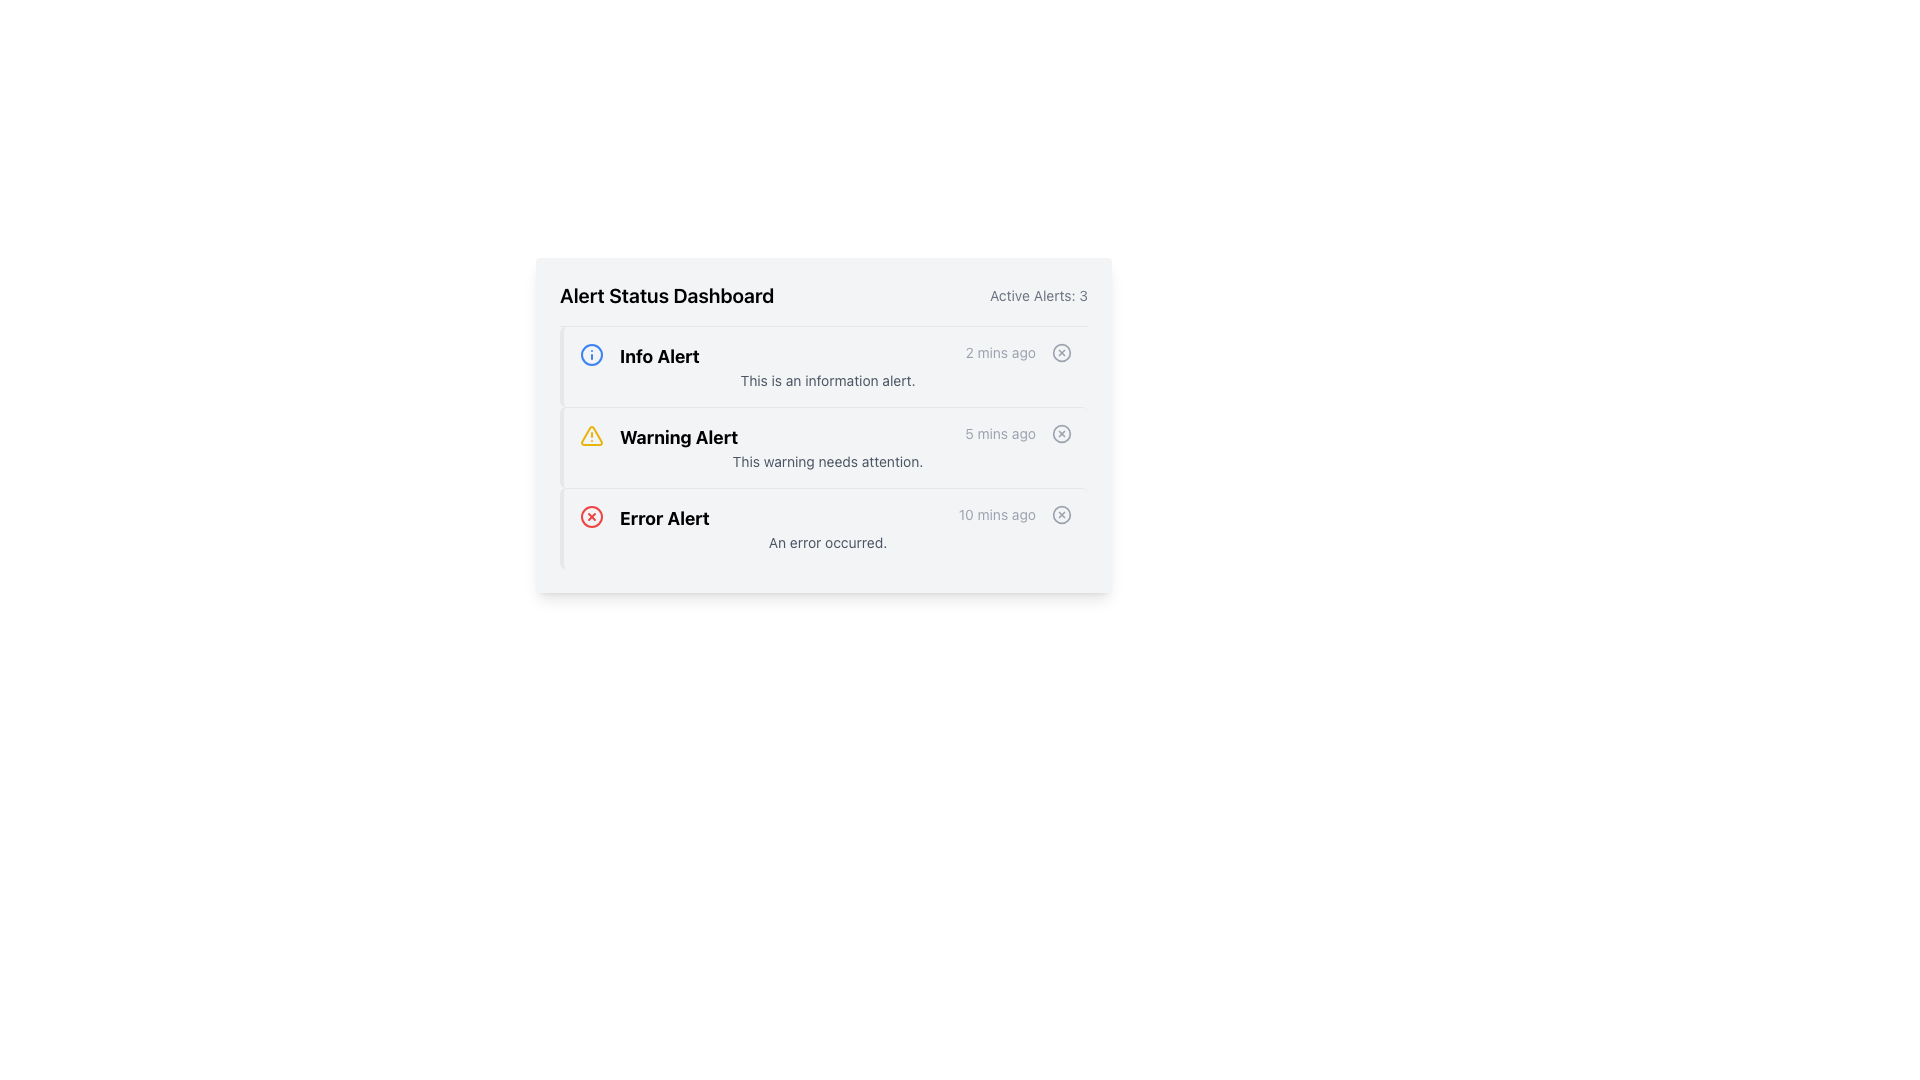 The height and width of the screenshot is (1080, 1920). I want to click on the circular dismiss button with an 'X' mark inside it, located on the right side of the 'Warning Alert' row, so click(1060, 433).